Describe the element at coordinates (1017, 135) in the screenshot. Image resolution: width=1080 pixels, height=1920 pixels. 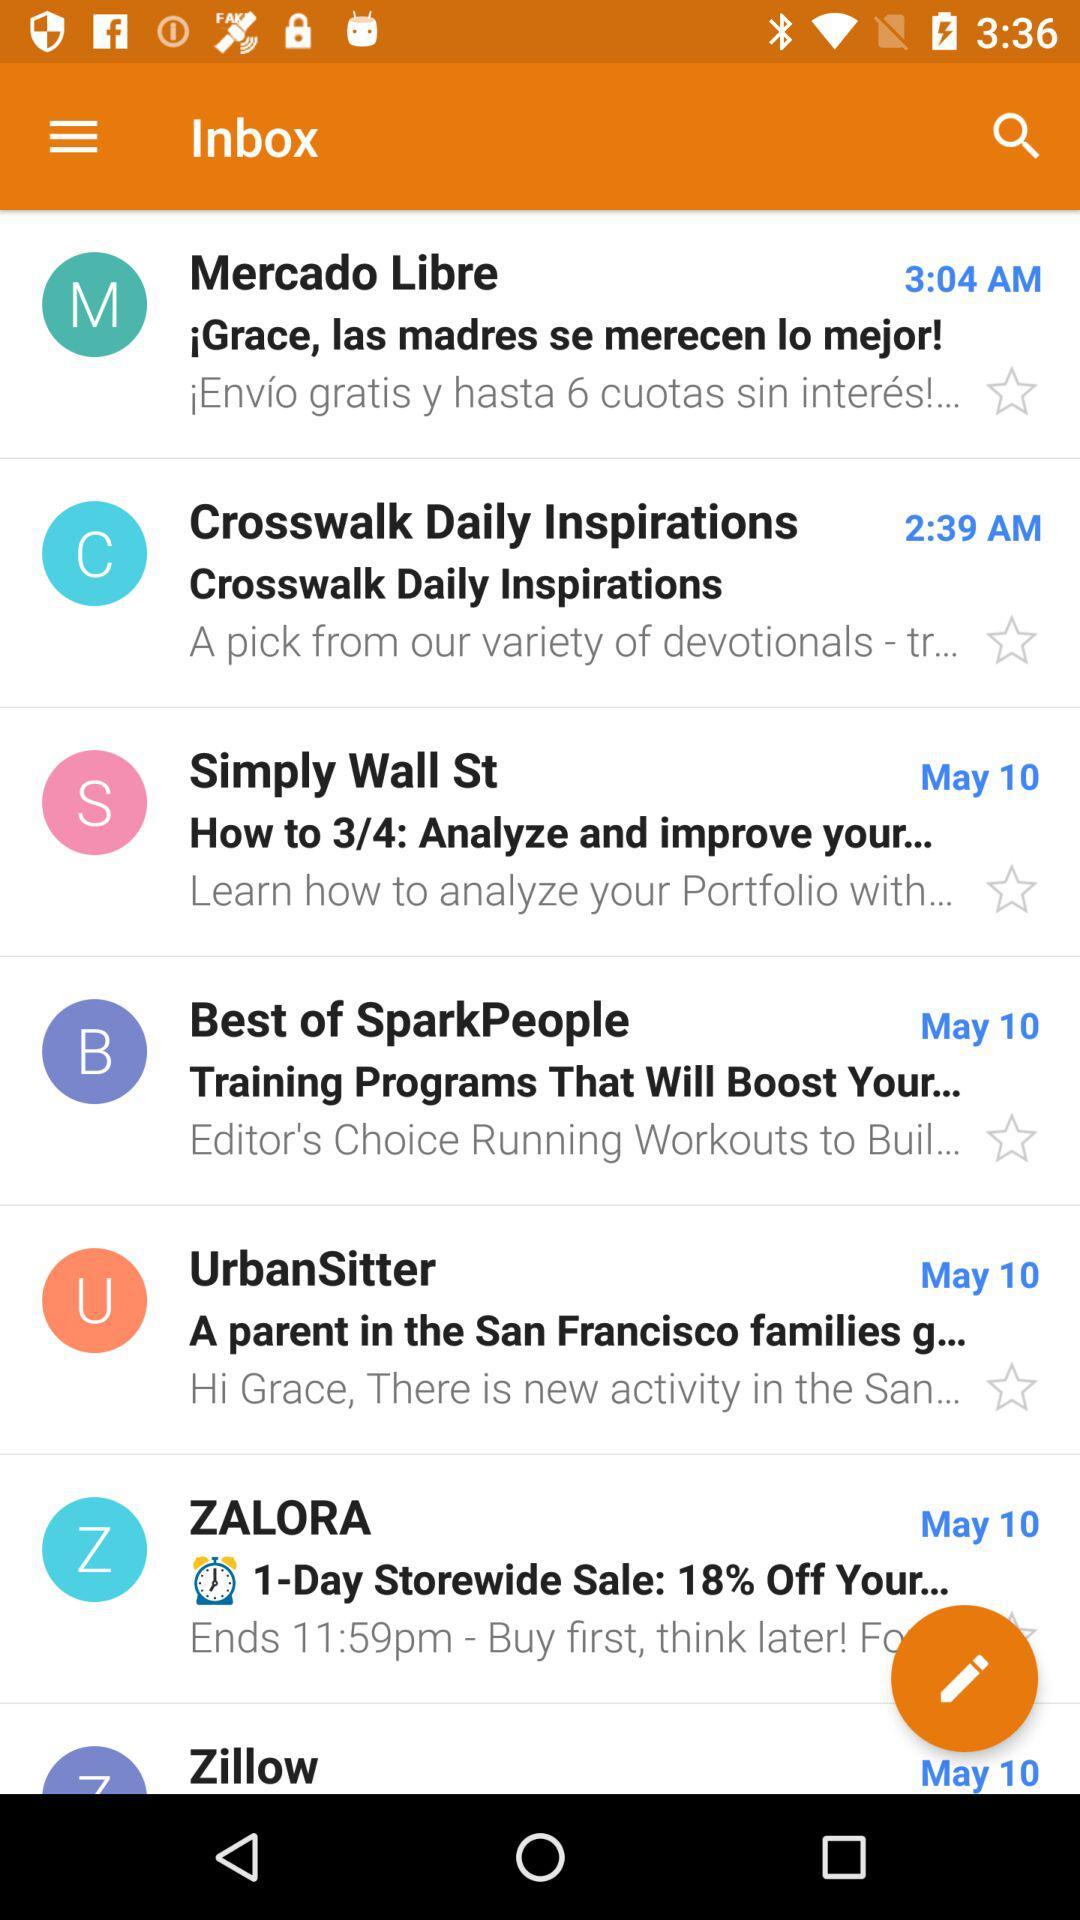
I see `the icon to the right of inbox` at that location.